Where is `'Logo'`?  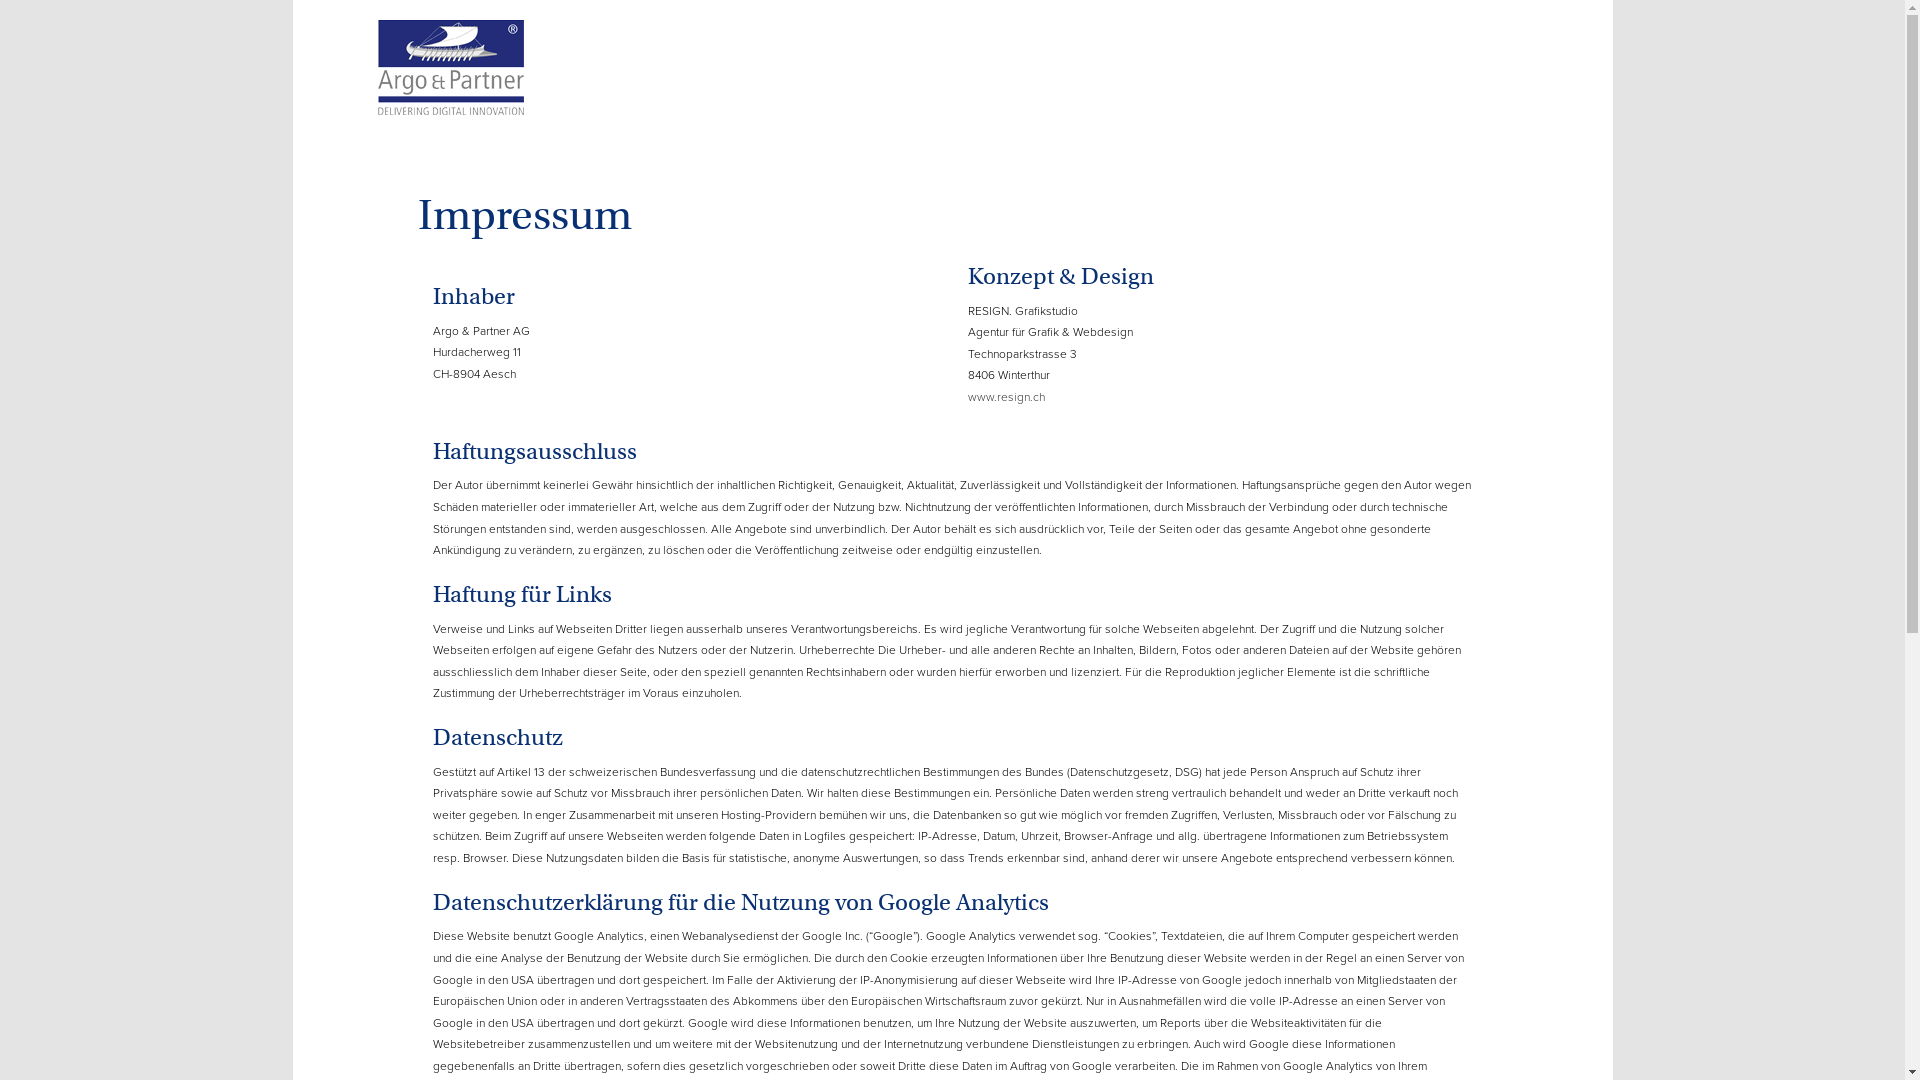 'Logo' is located at coordinates (449, 58).